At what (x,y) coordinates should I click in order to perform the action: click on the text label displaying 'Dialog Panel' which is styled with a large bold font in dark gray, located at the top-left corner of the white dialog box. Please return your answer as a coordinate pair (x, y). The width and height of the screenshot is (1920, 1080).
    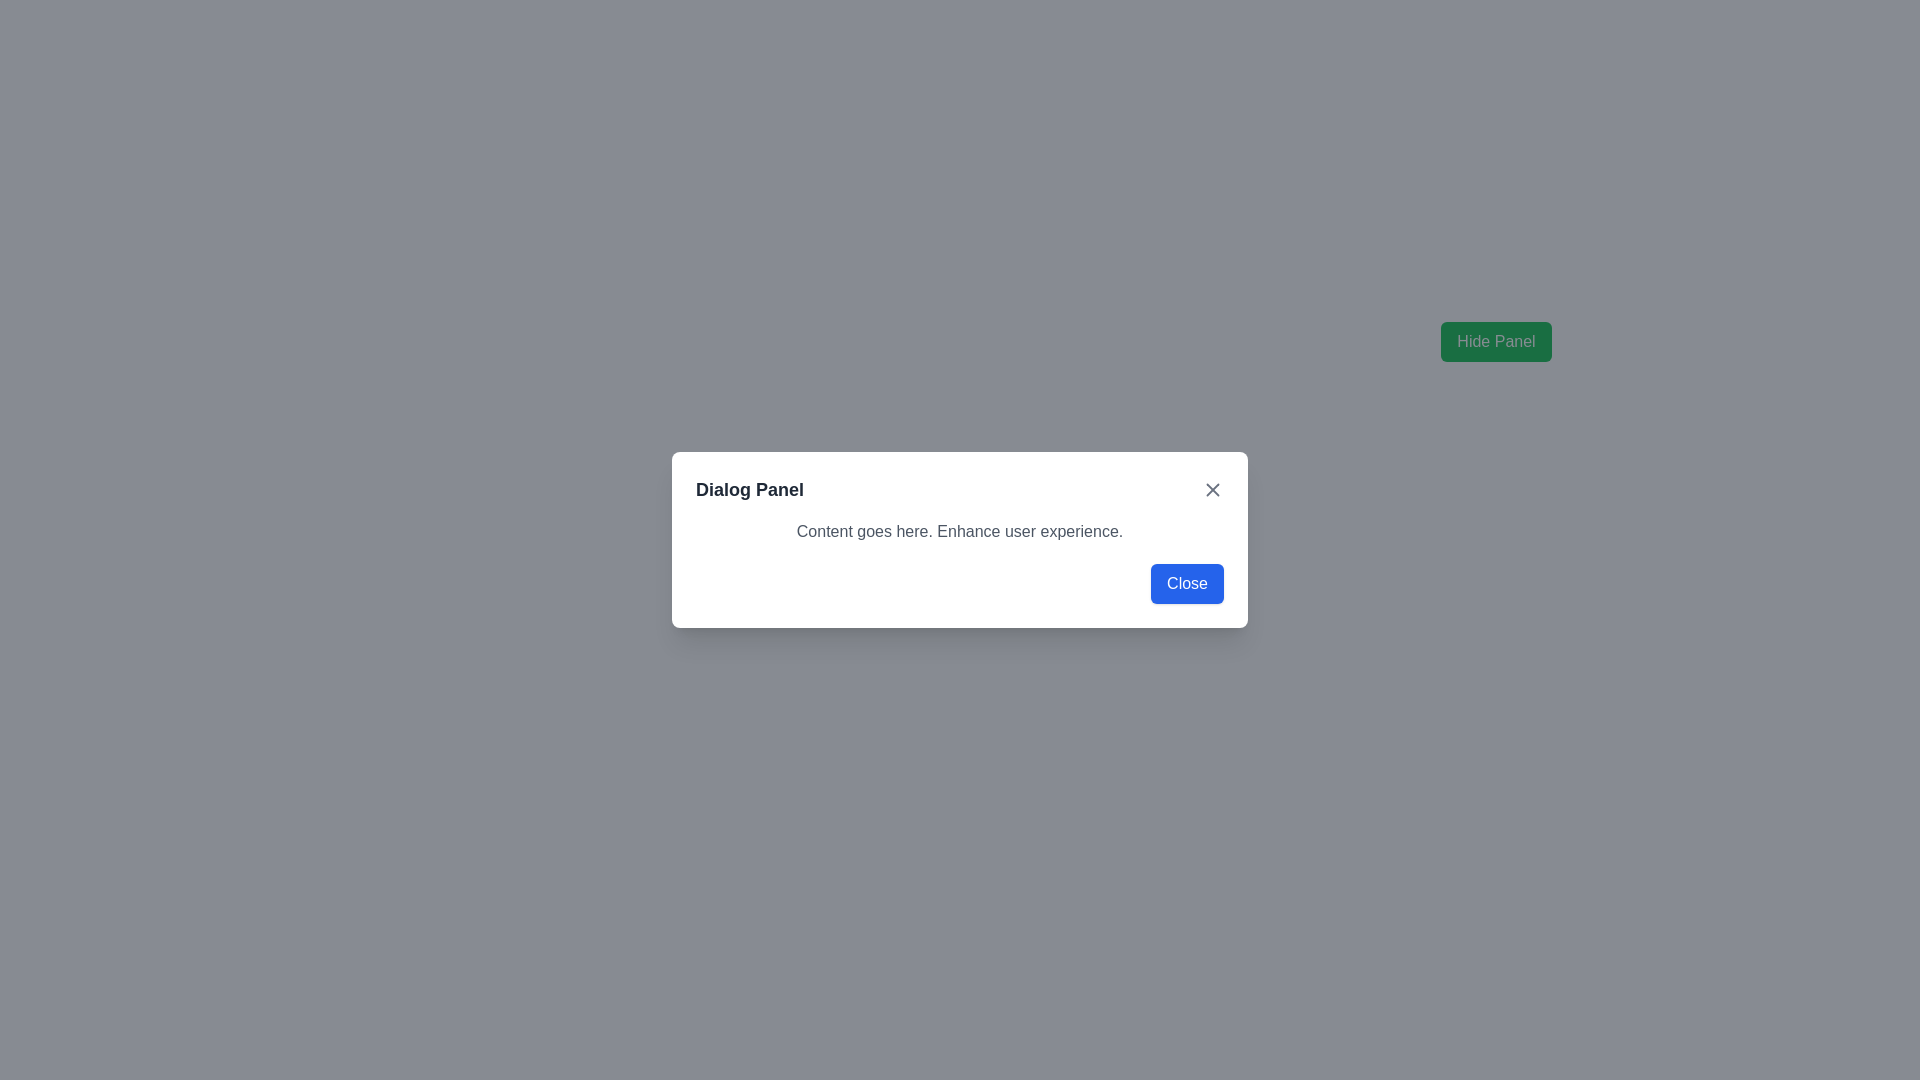
    Looking at the image, I should click on (748, 489).